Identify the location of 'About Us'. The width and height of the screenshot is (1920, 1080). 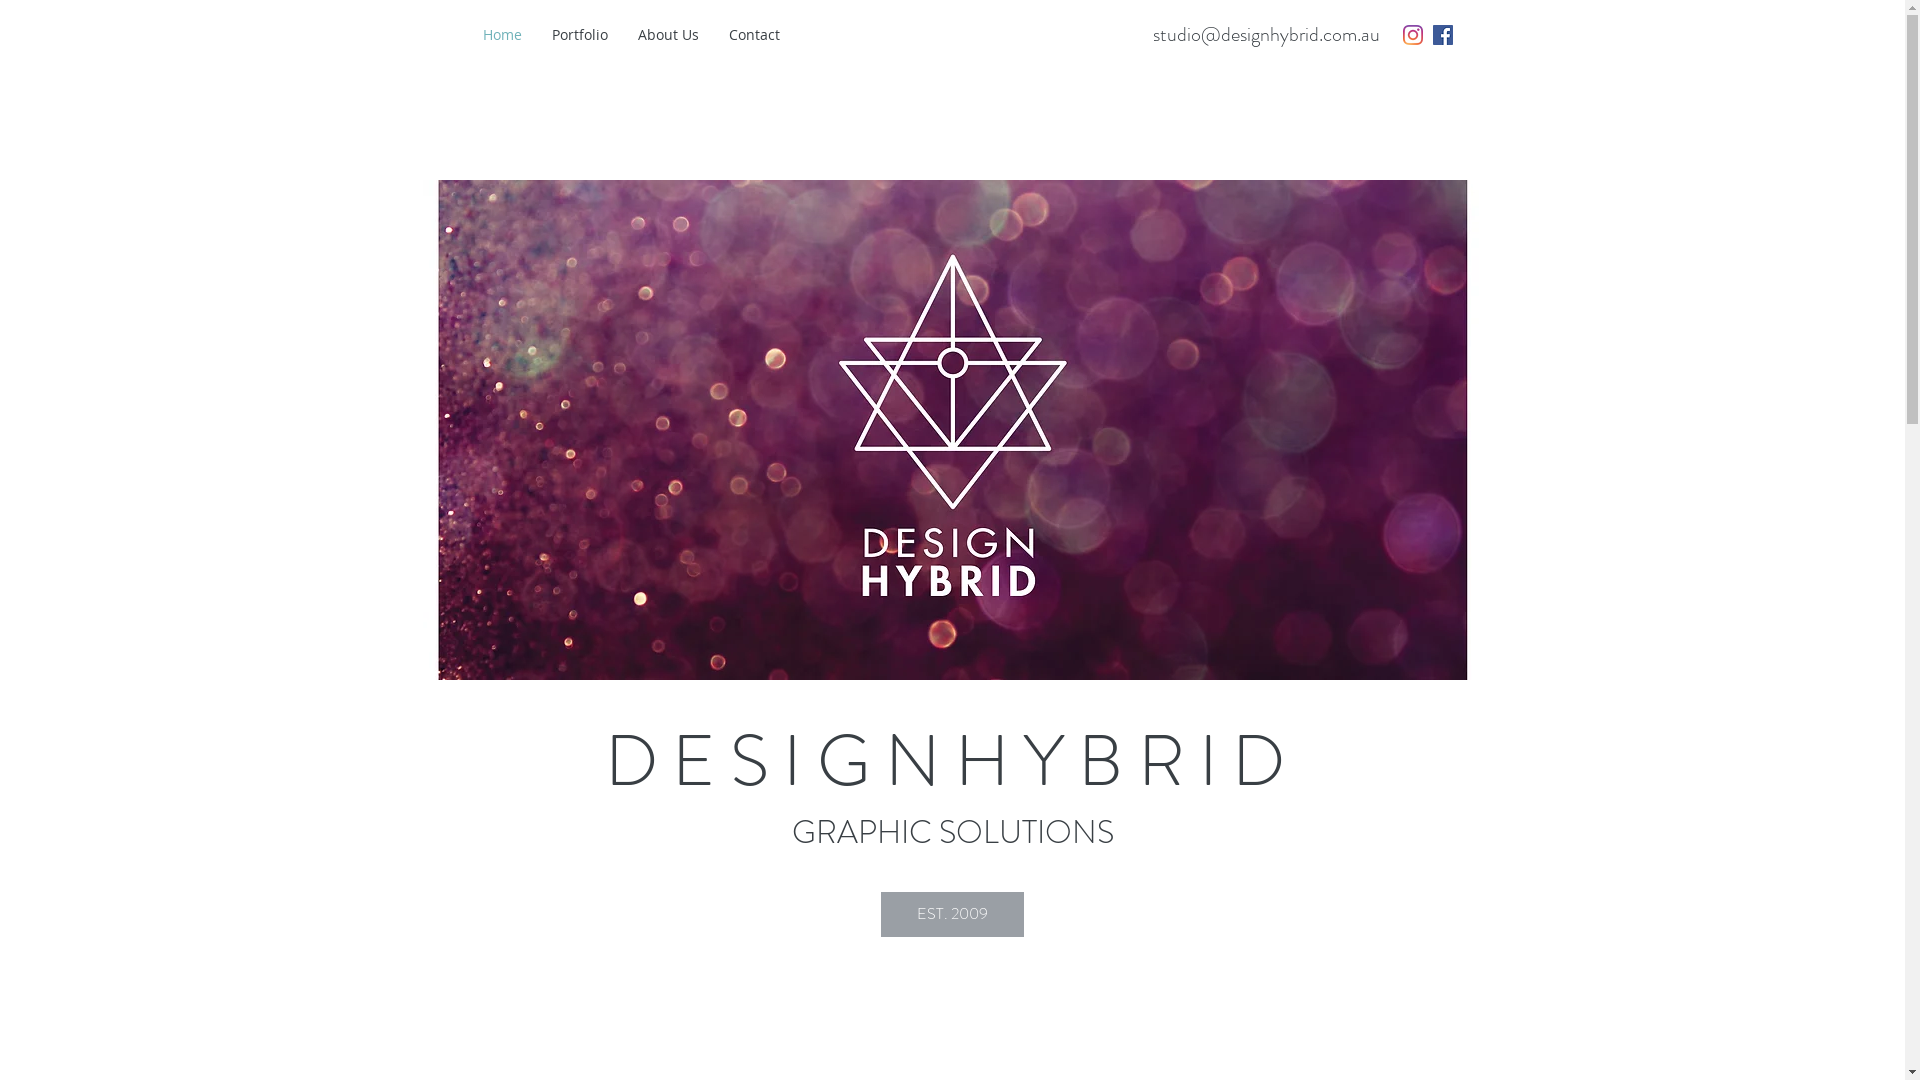
(621, 34).